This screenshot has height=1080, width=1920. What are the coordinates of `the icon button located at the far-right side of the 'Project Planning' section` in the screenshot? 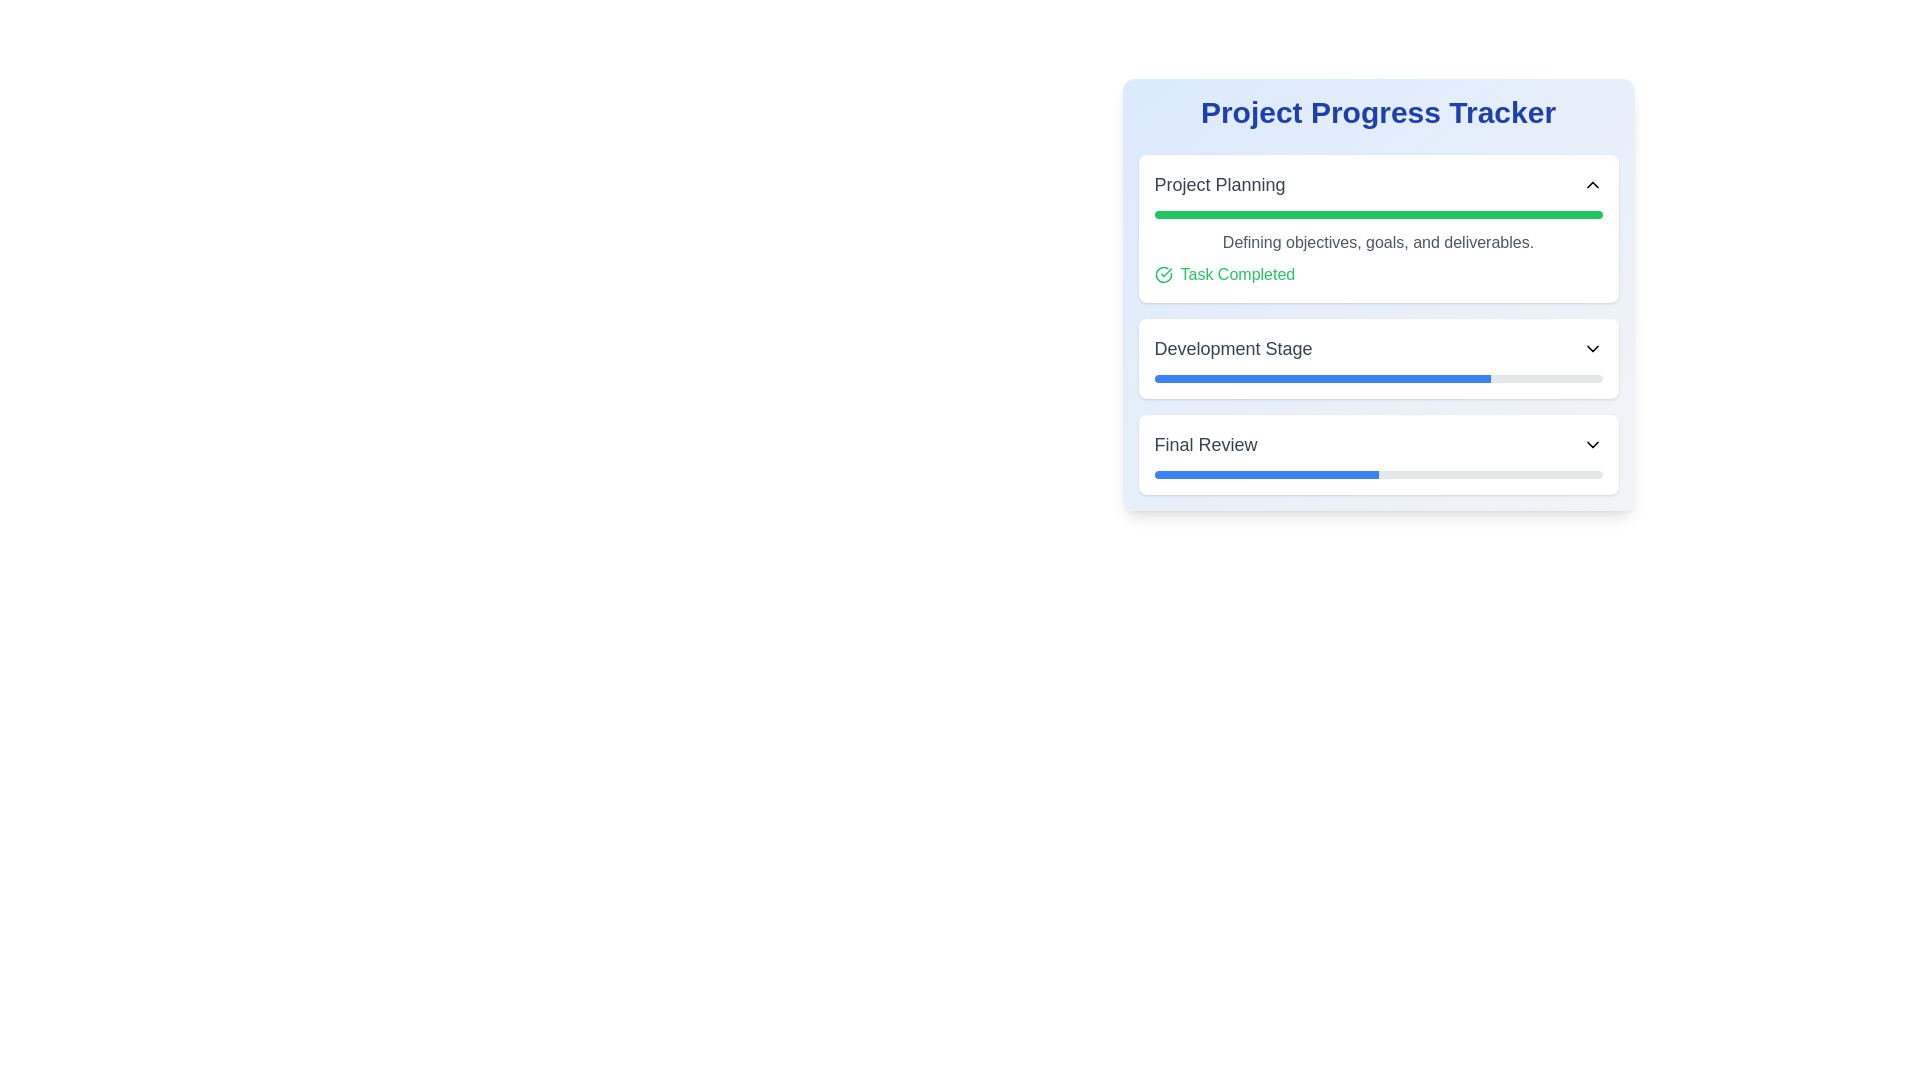 It's located at (1591, 185).